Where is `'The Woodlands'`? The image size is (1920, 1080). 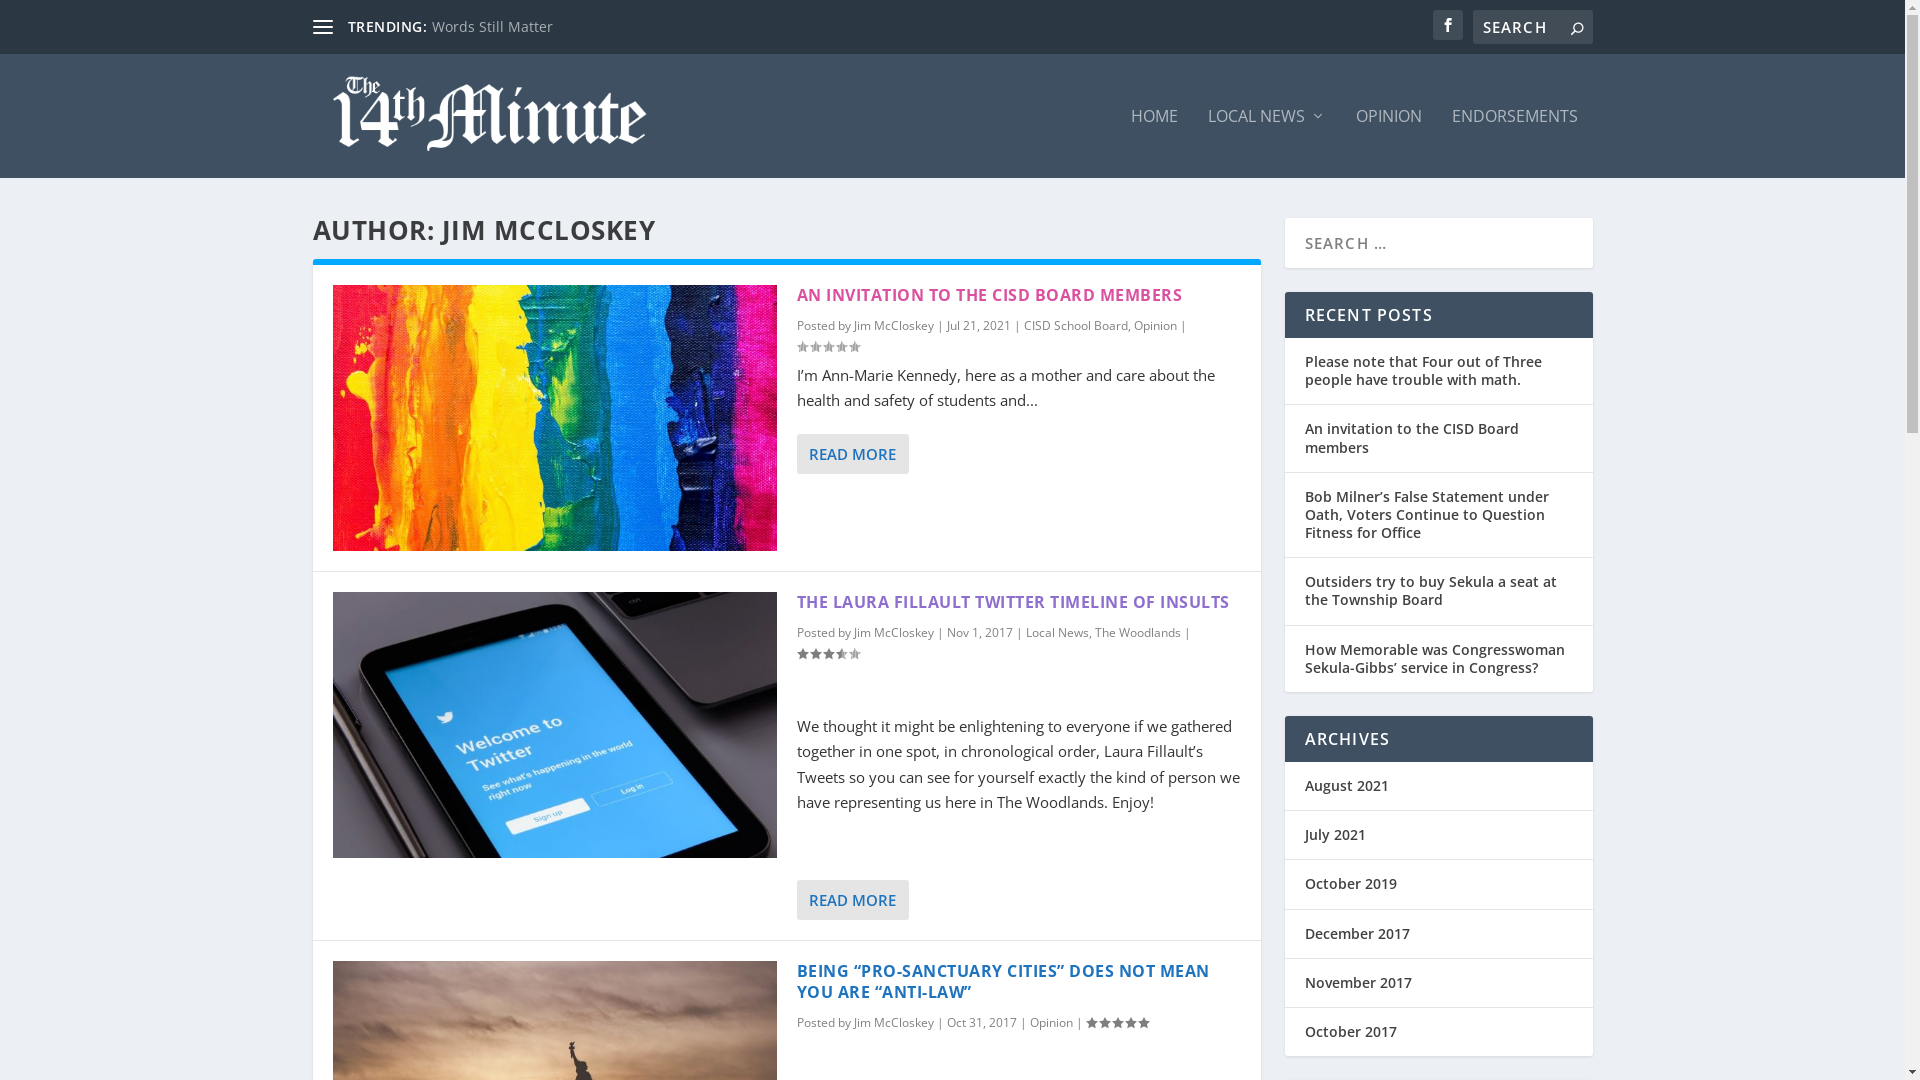 'The Woodlands' is located at coordinates (1137, 632).